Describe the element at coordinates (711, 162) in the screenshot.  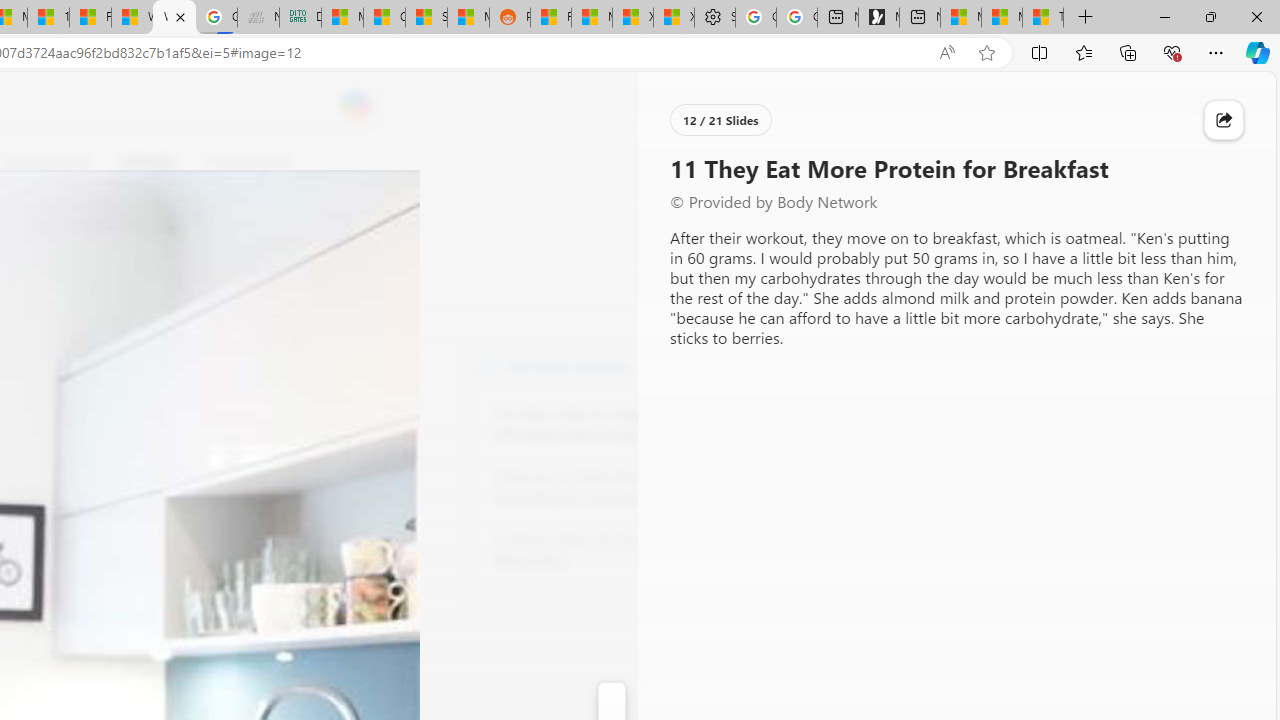
I see `'Personalize'` at that location.